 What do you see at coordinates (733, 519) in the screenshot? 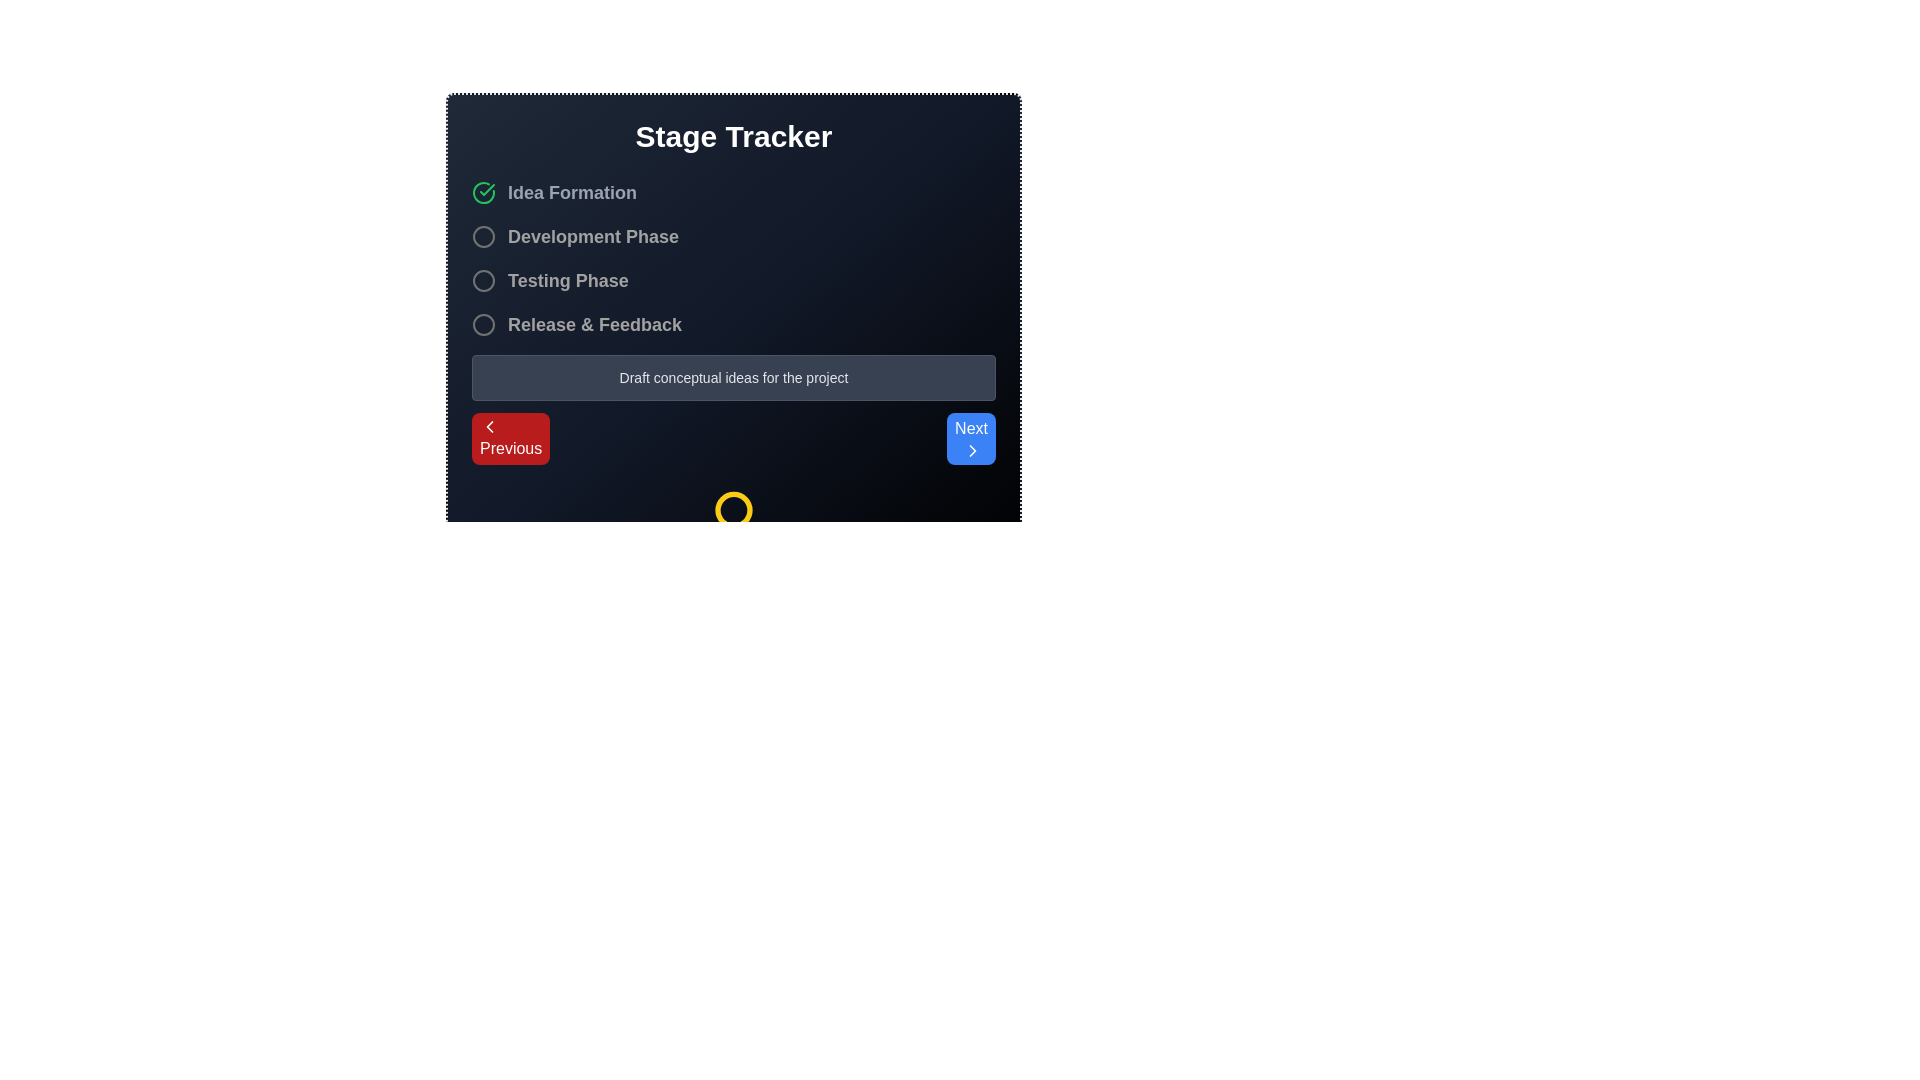
I see `the yellow circular icon resembling an award or badge, located centrally at the bottom of the interface beneath the 'Draft conceptual ideas for the project' text input area` at bounding box center [733, 519].